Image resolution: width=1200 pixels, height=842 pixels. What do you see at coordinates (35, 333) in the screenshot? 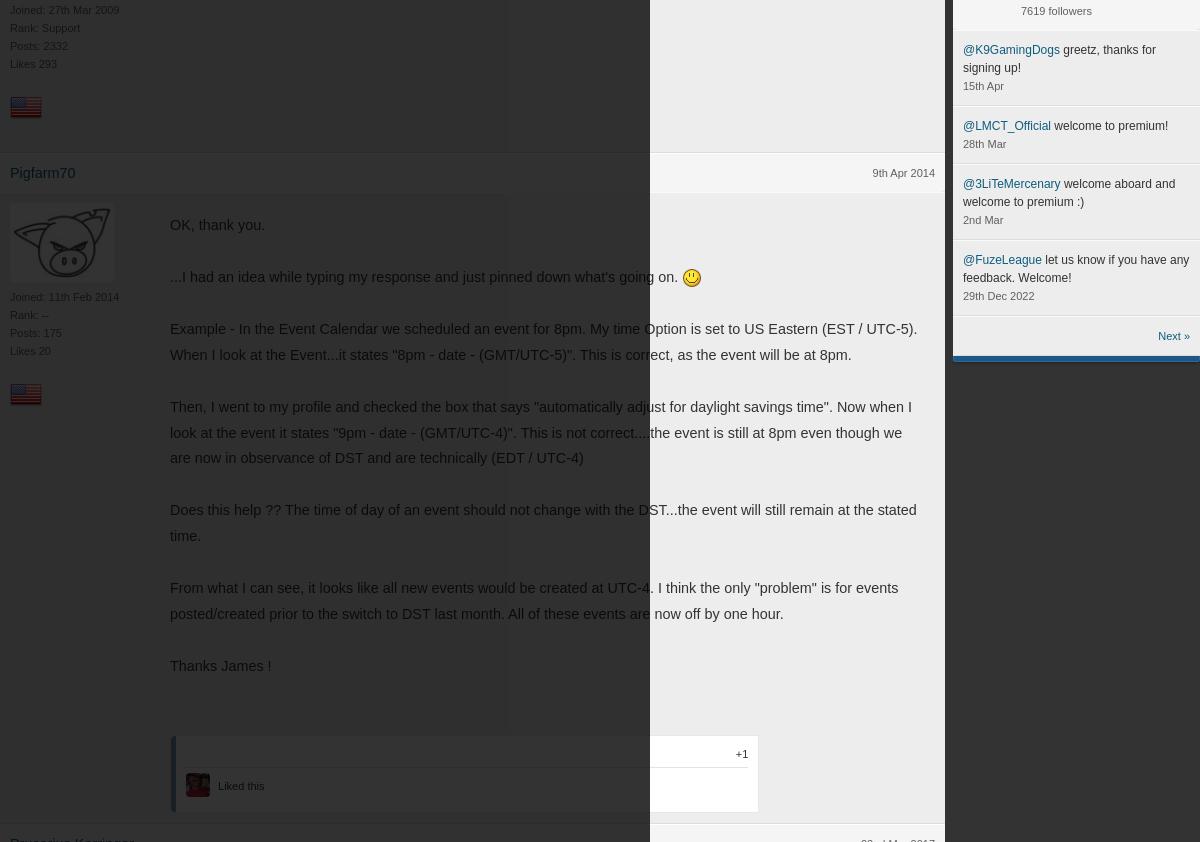
I see `'Posts: 175'` at bounding box center [35, 333].